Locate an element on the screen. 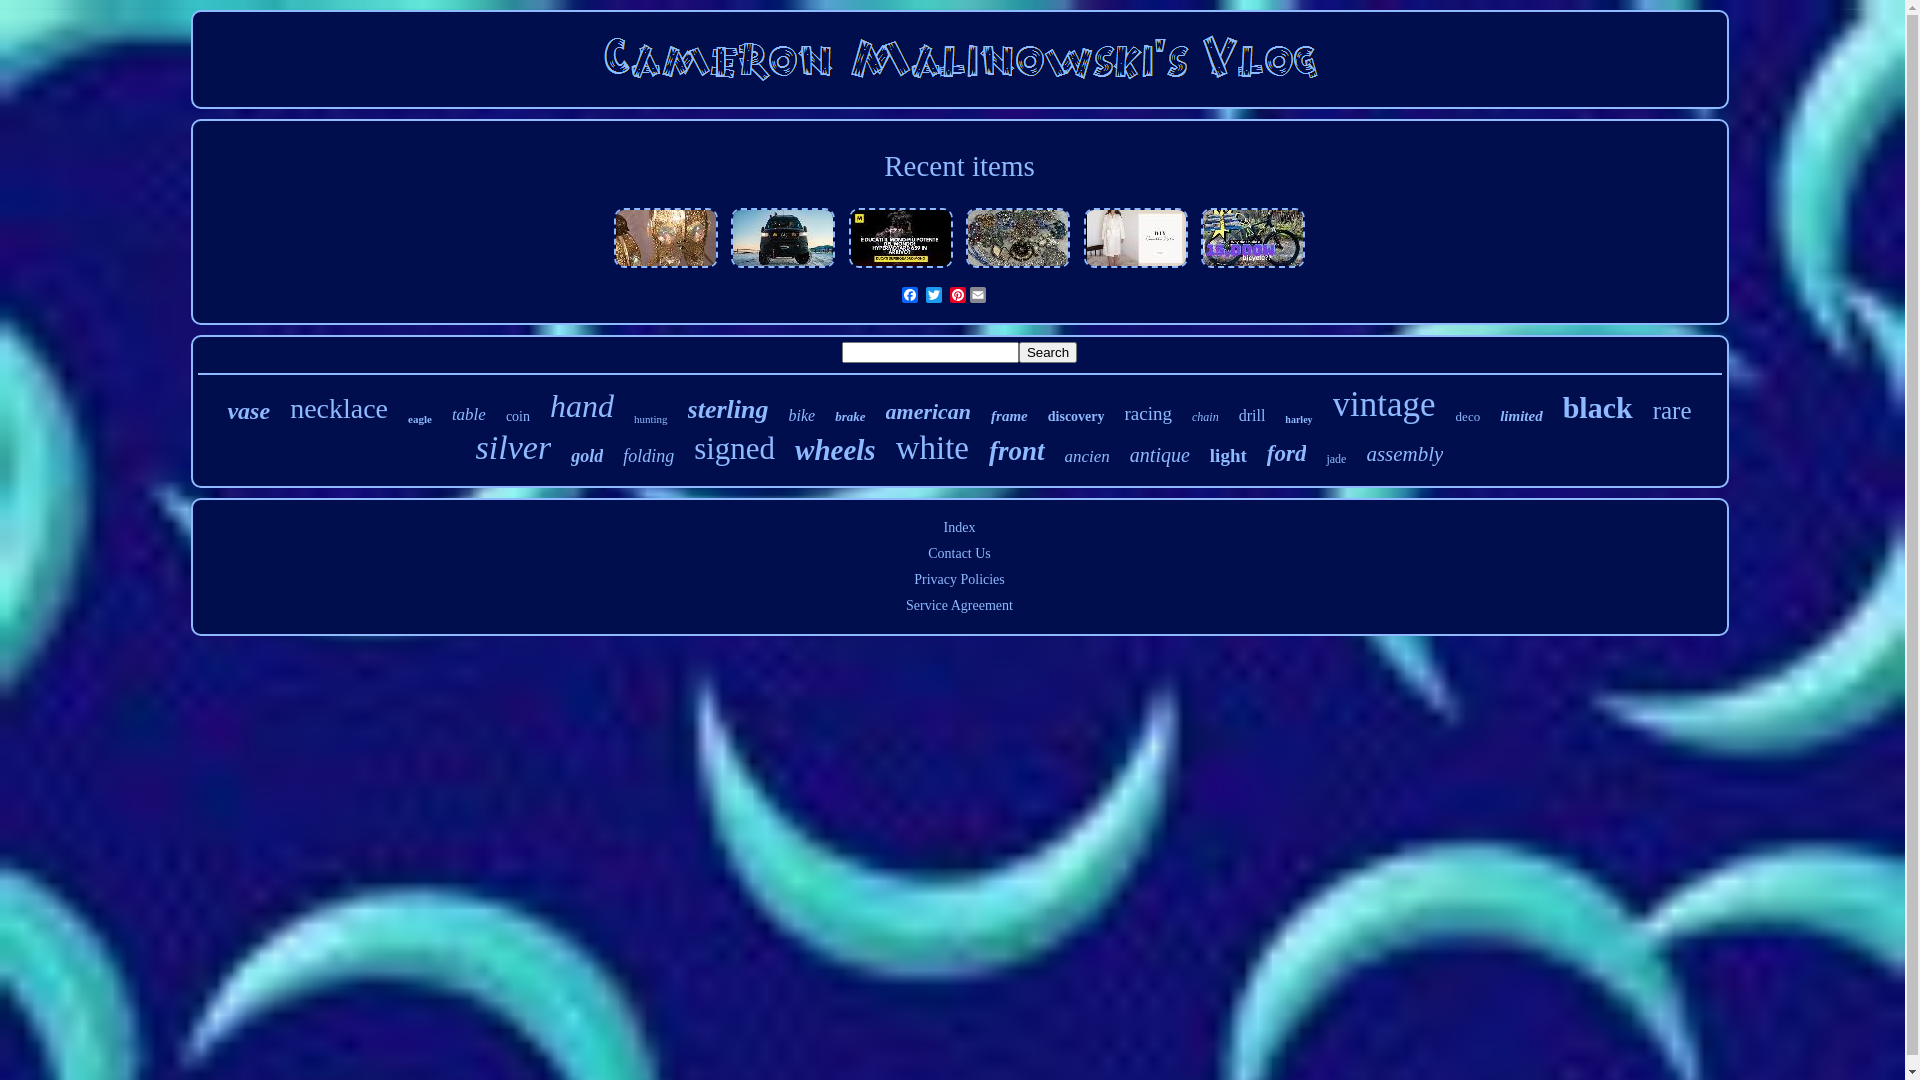  'Service Agreement' is located at coordinates (958, 604).